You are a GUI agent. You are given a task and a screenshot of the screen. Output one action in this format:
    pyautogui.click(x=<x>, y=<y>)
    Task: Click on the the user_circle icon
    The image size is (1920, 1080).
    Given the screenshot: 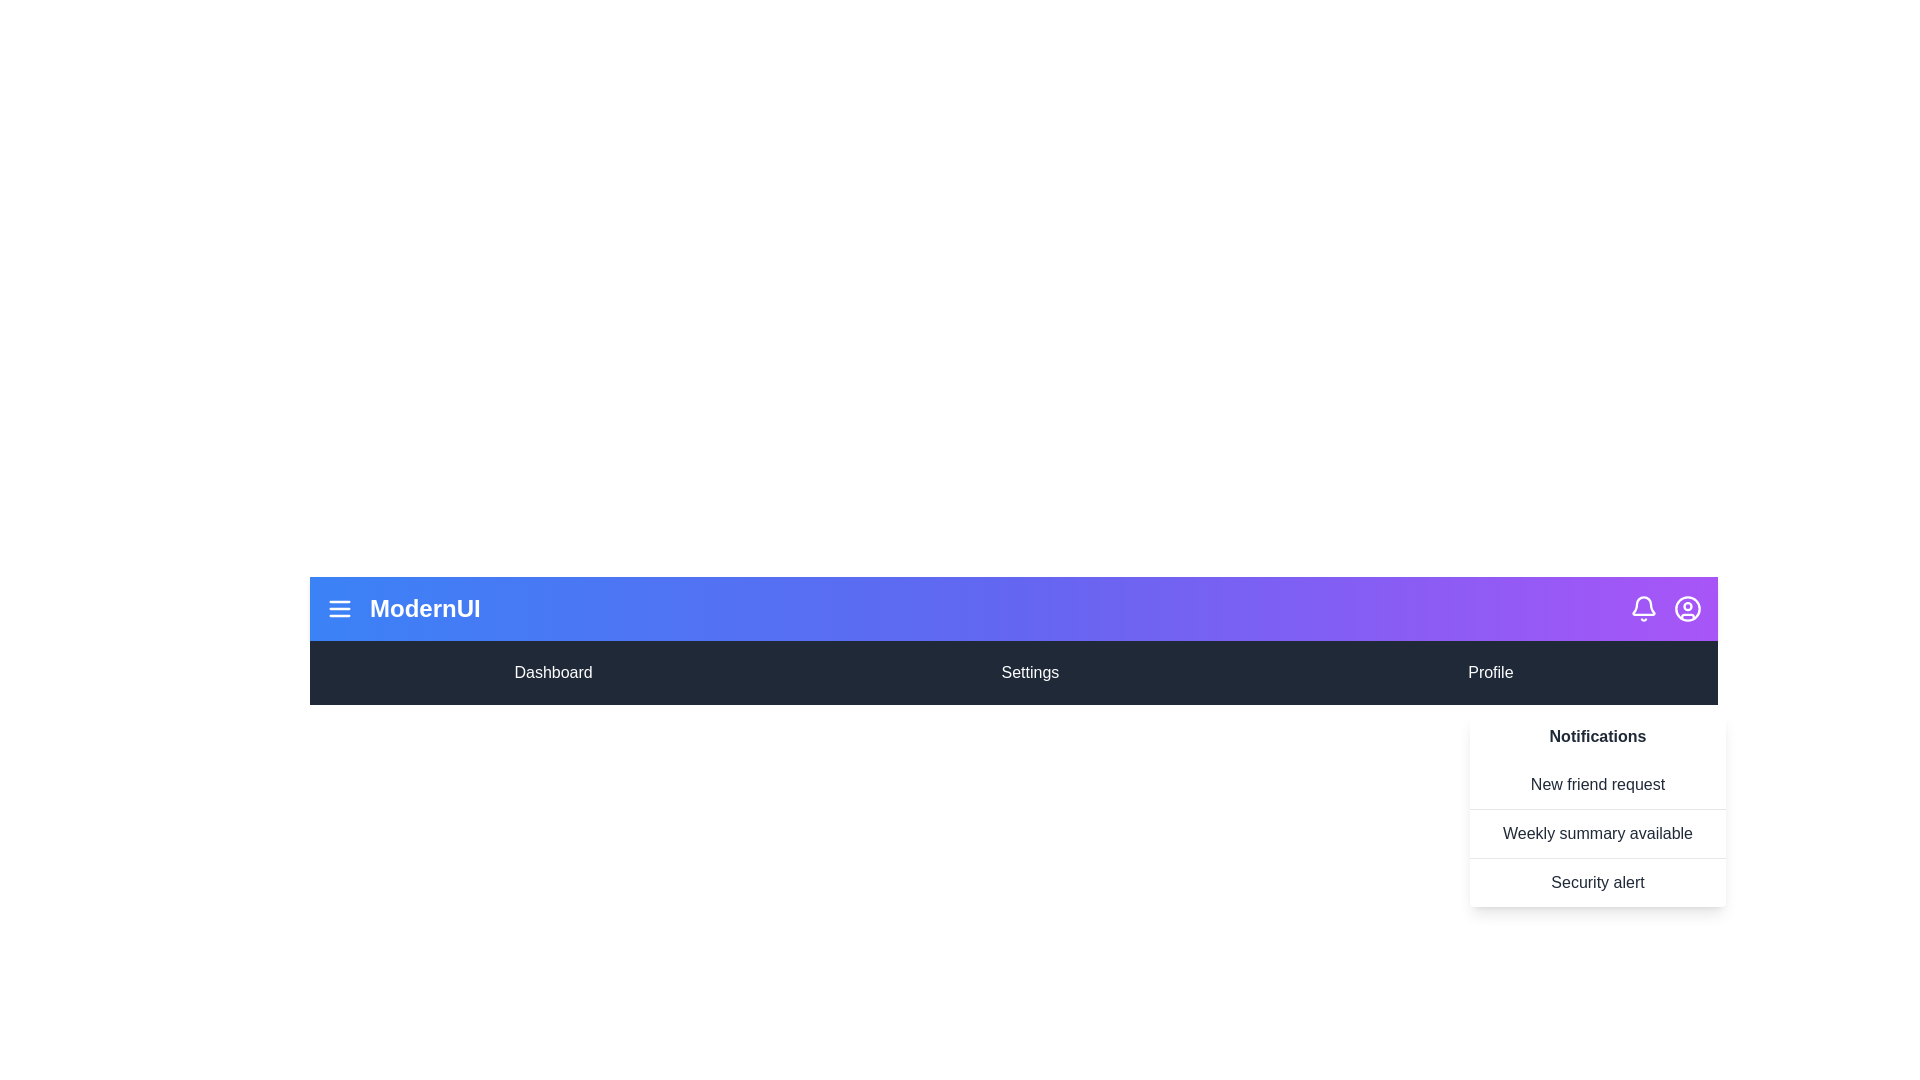 What is the action you would take?
    pyautogui.click(x=1687, y=608)
    